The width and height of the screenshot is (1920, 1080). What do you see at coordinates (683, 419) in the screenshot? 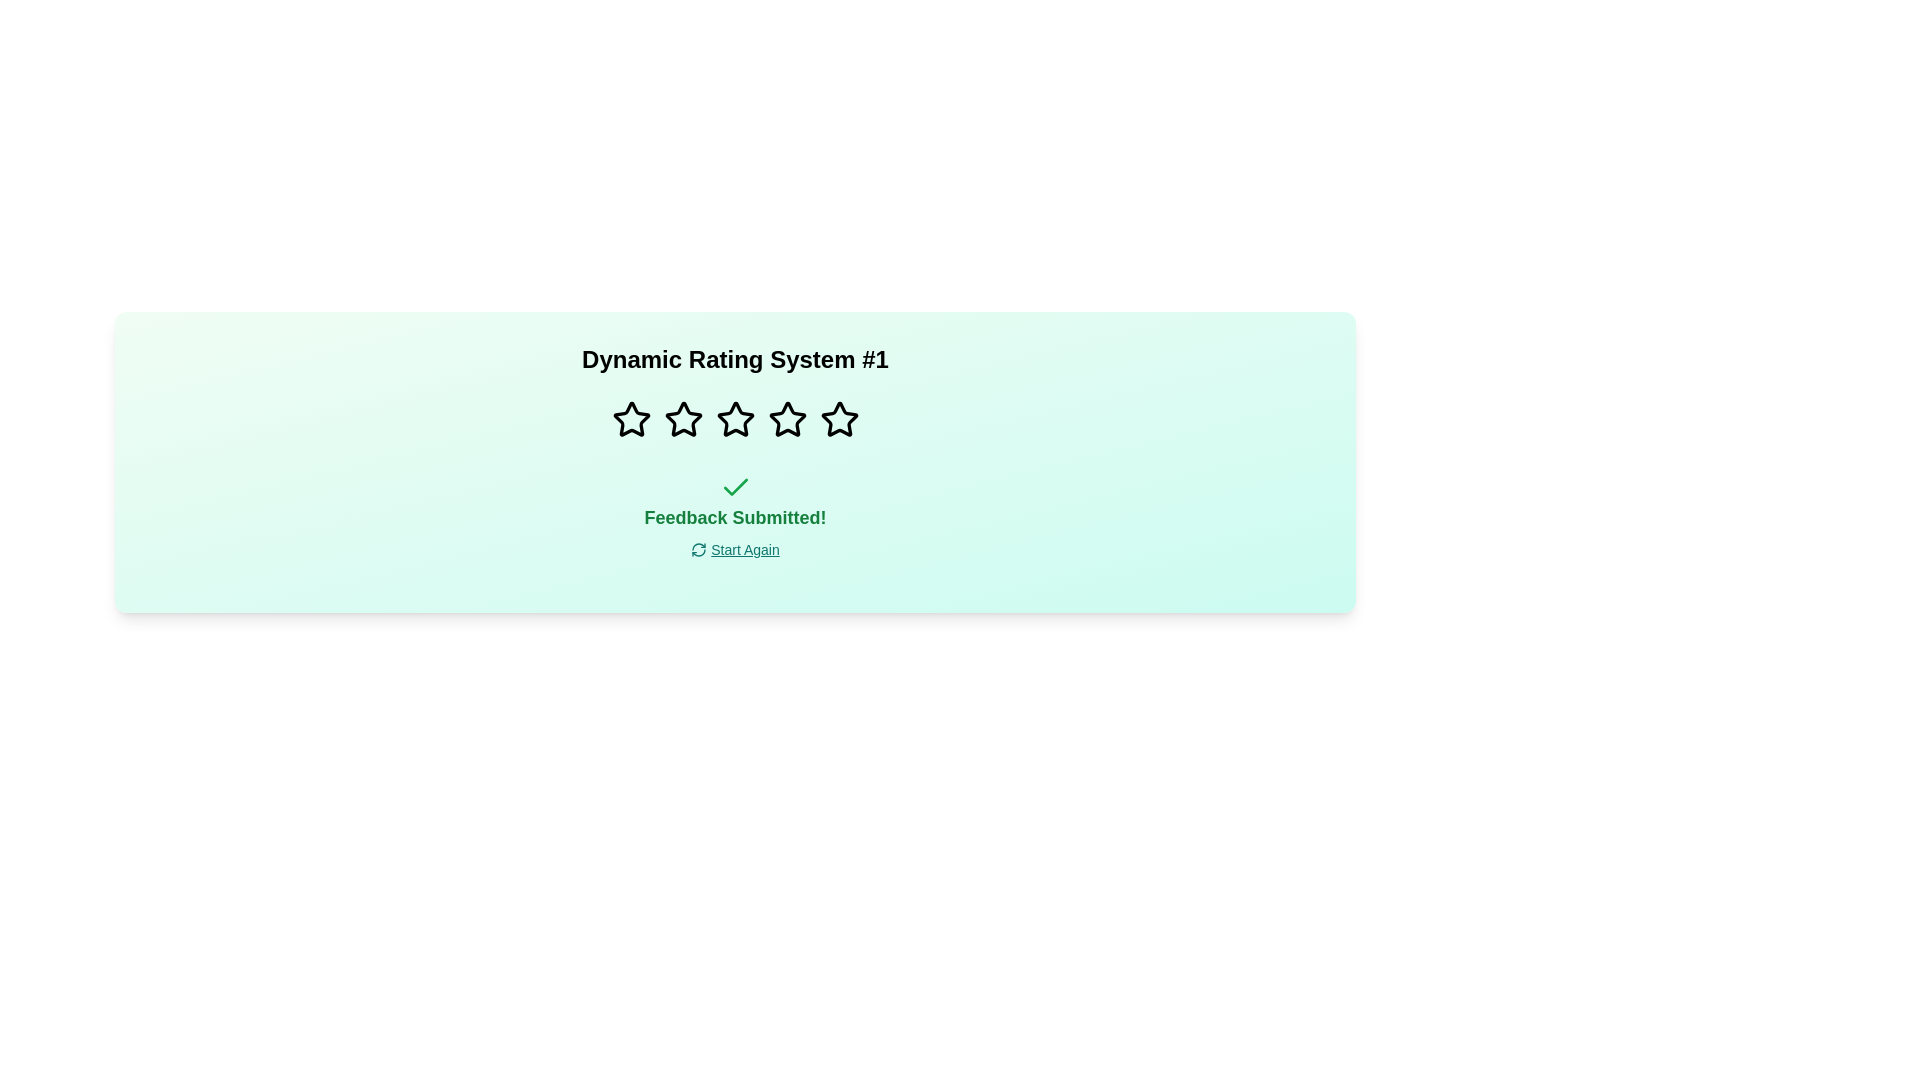
I see `the second star in the rating system` at bounding box center [683, 419].